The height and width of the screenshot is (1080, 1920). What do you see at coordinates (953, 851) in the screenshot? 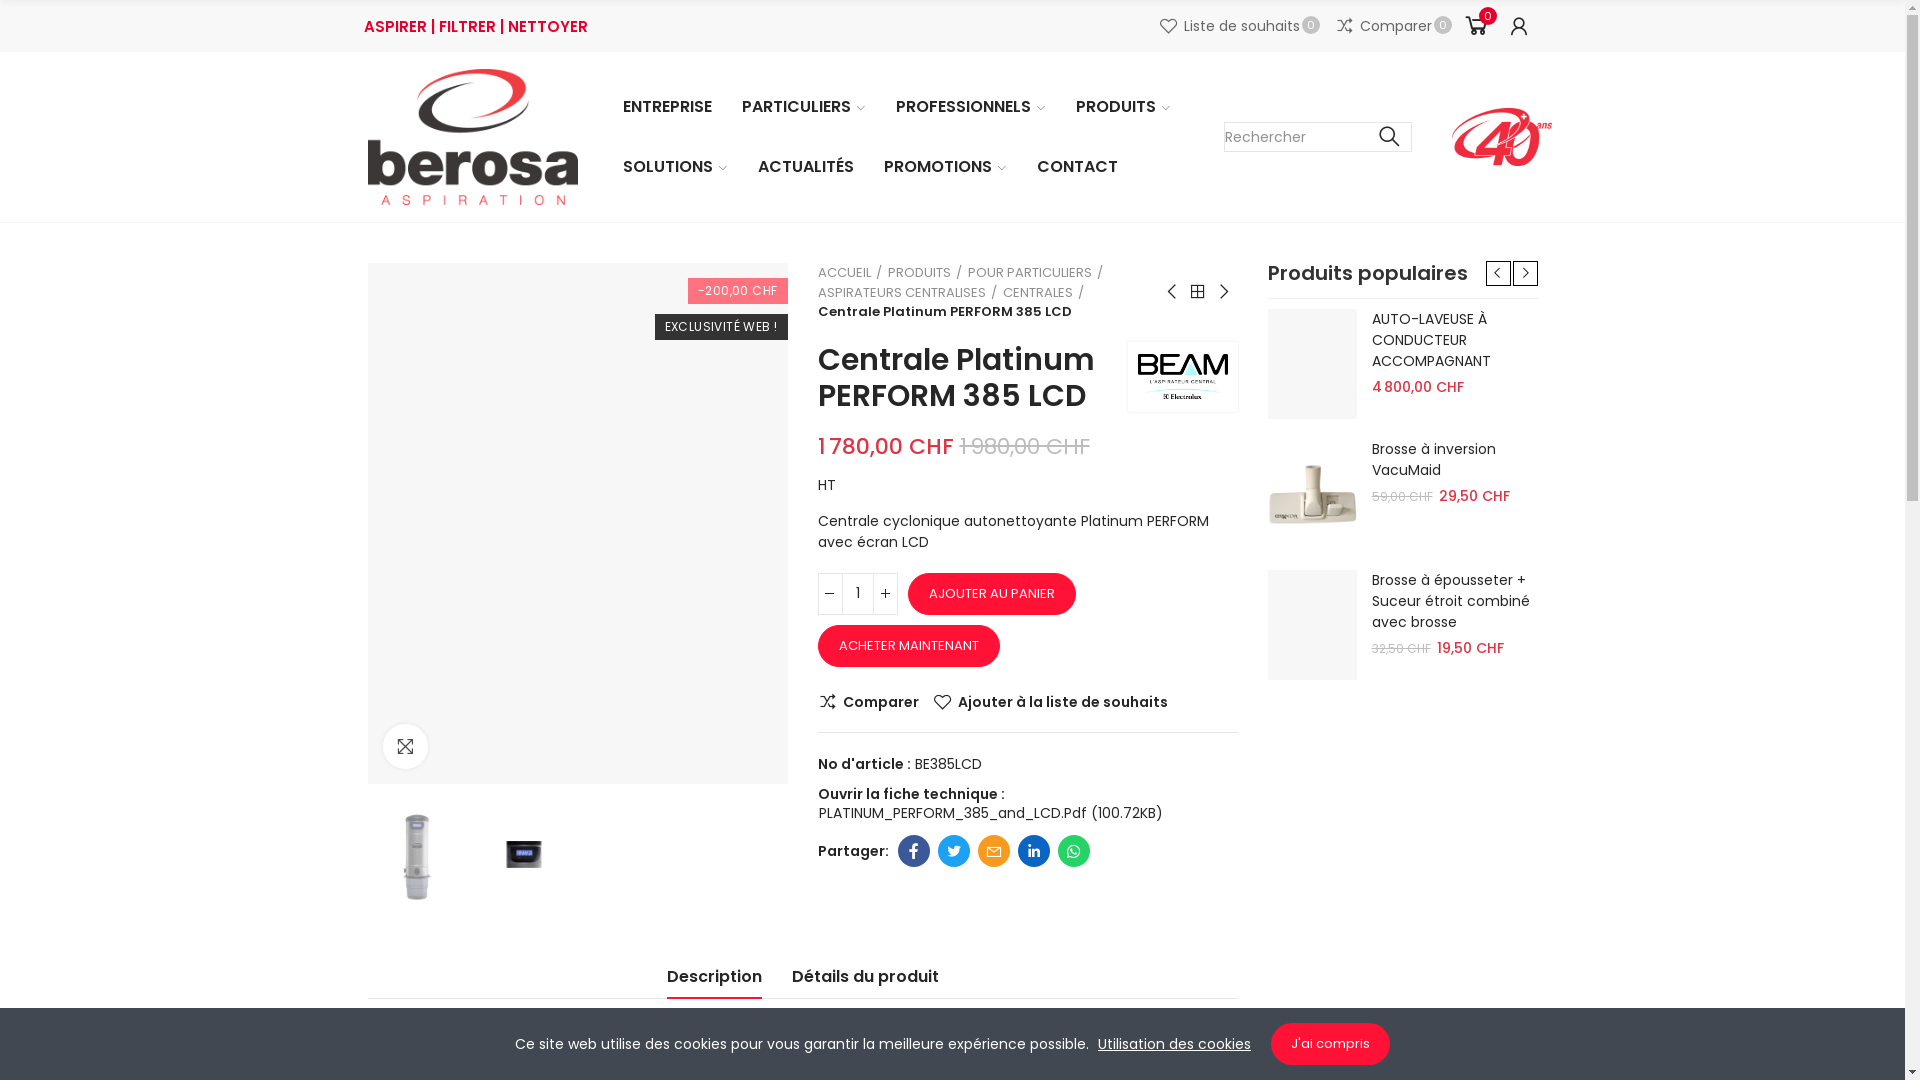
I see `'Twitter'` at bounding box center [953, 851].